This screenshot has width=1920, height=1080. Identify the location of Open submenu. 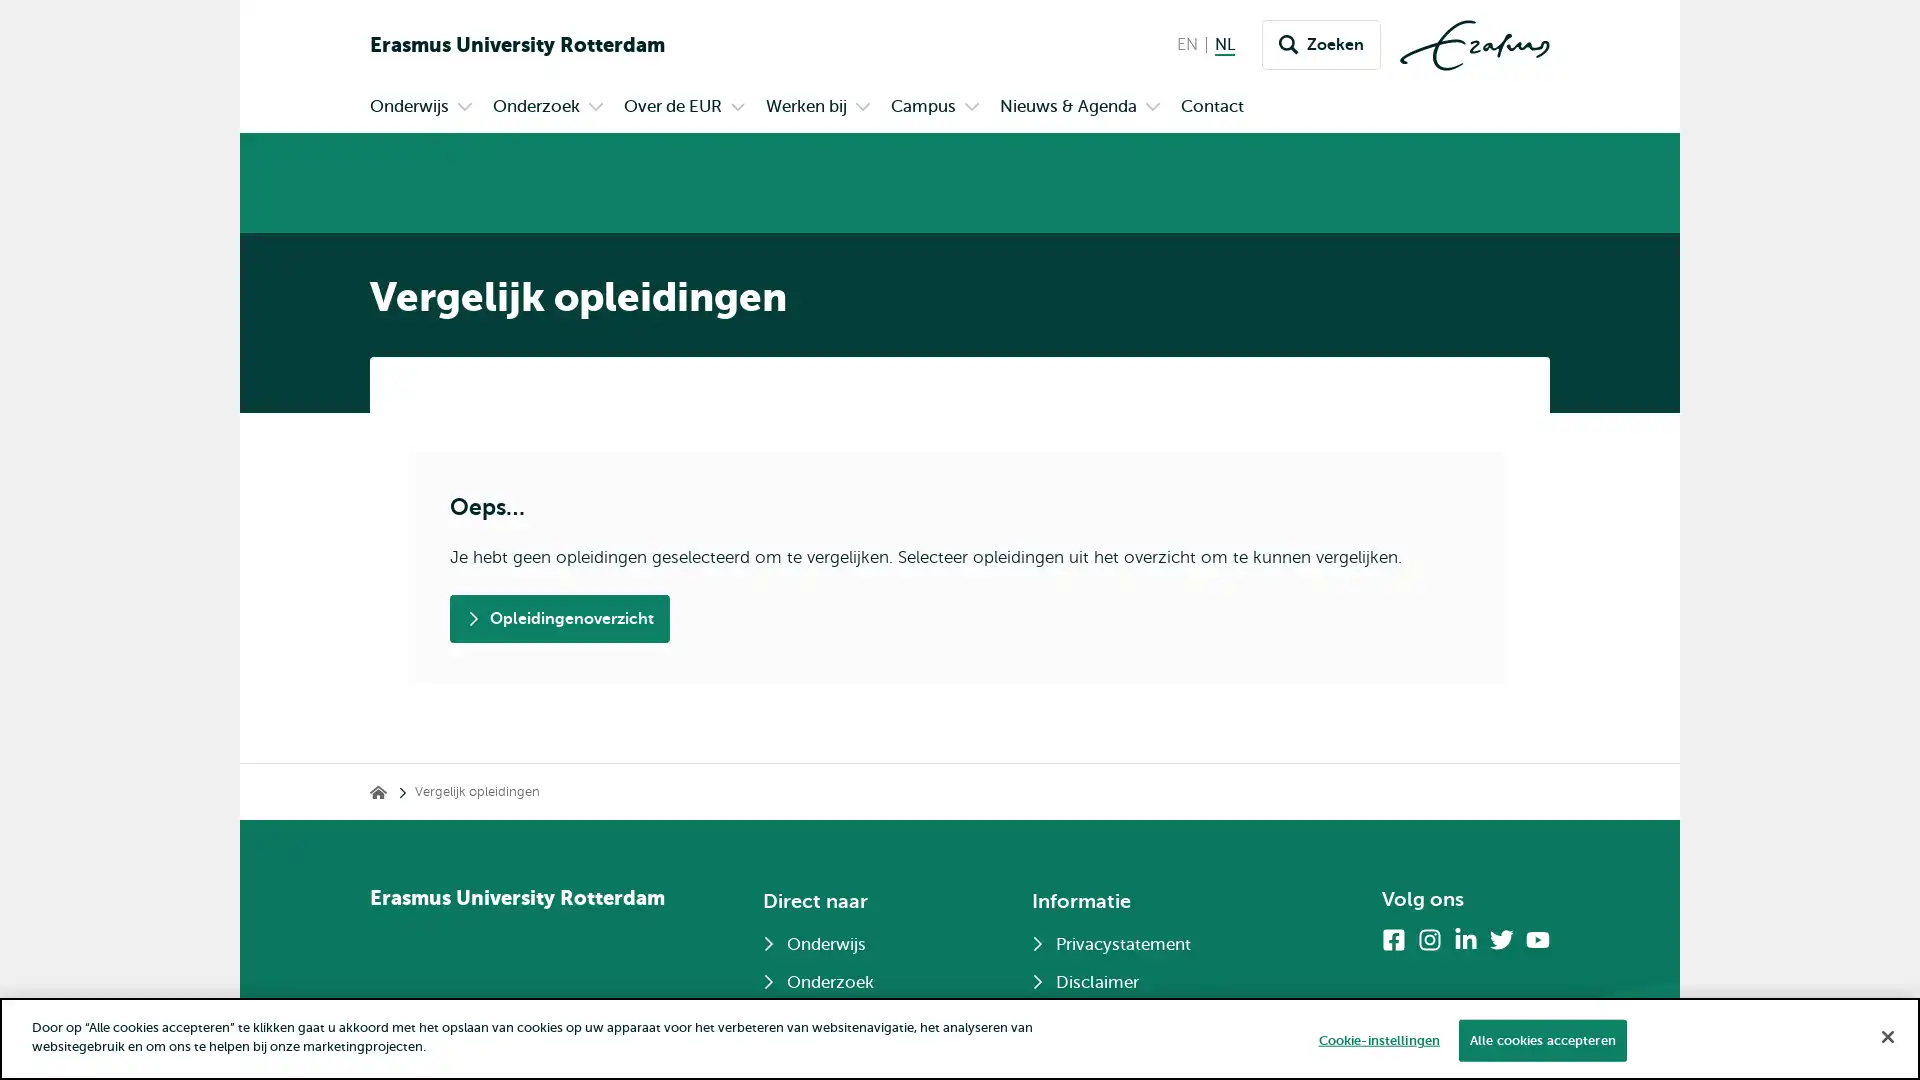
(594, 108).